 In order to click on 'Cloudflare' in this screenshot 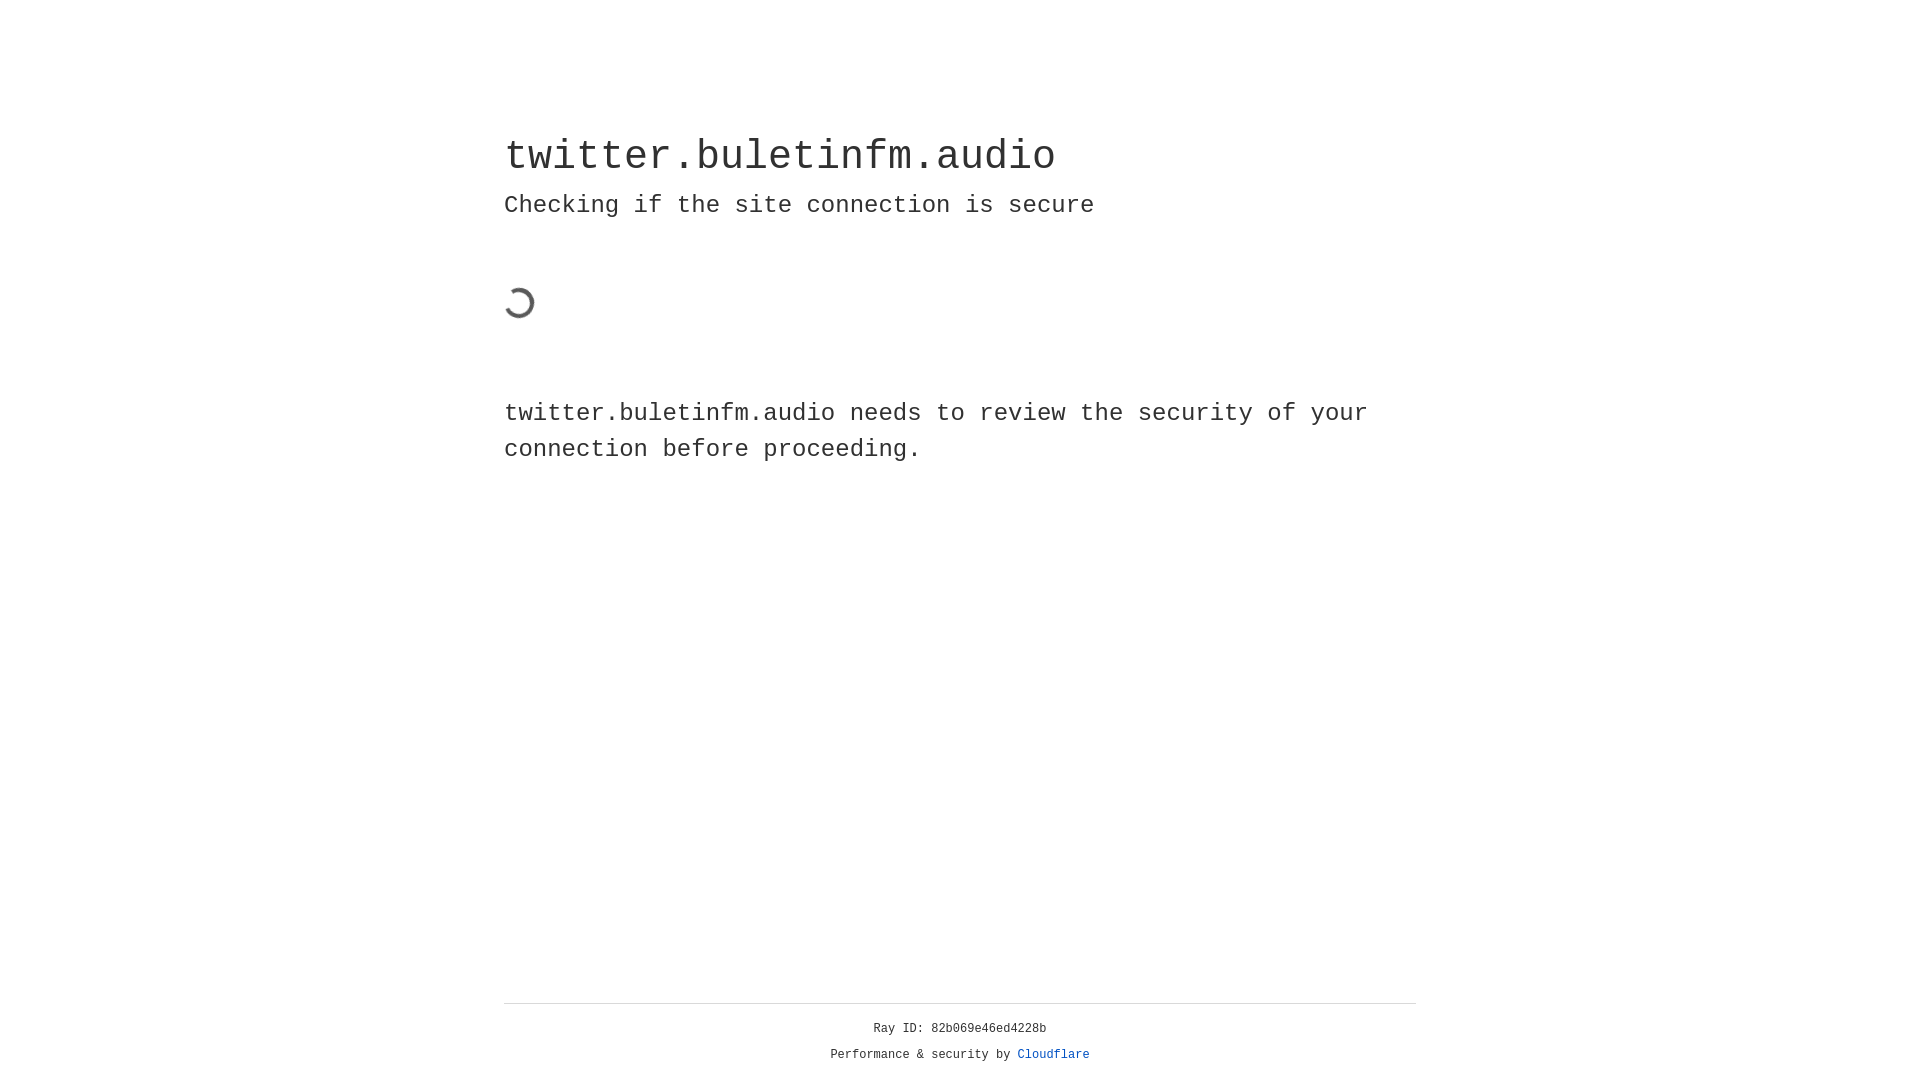, I will do `click(1053, 1054)`.